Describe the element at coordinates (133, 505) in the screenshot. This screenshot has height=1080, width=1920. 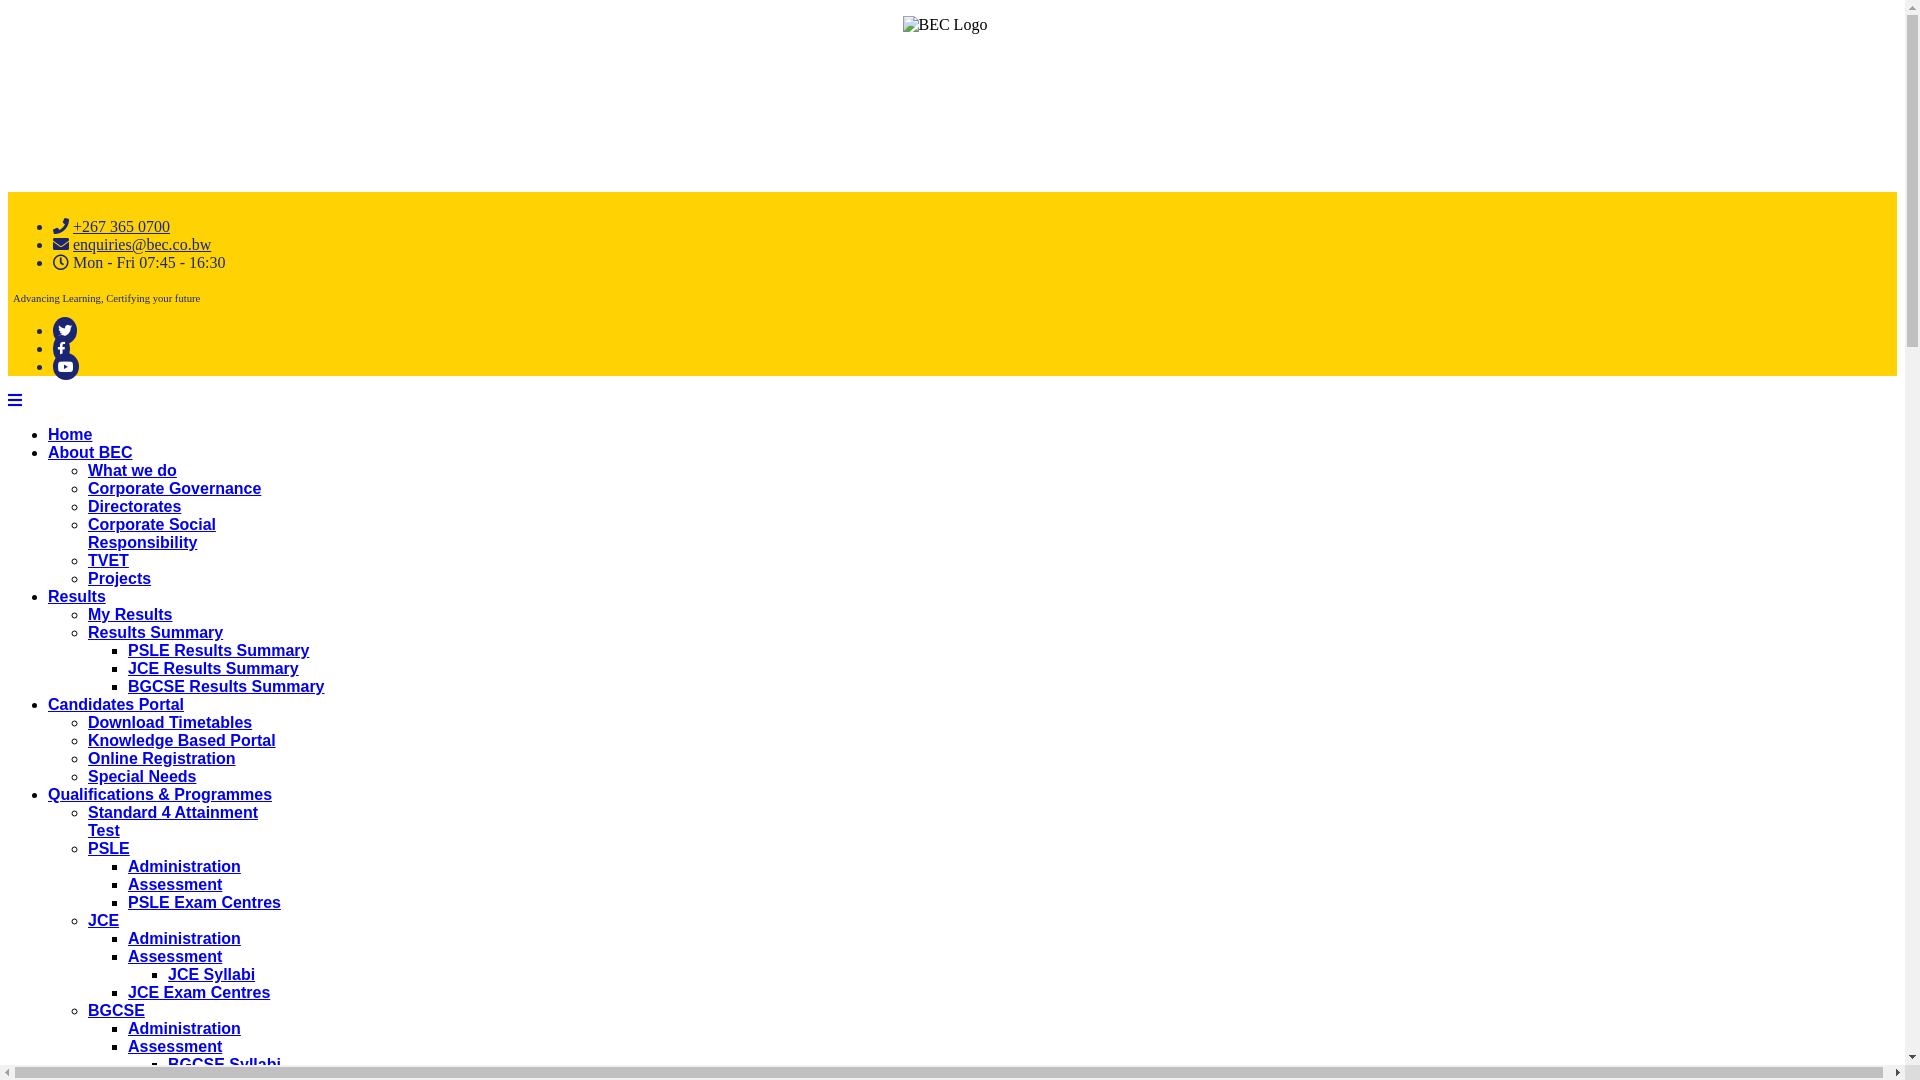
I see `'Directorates'` at that location.